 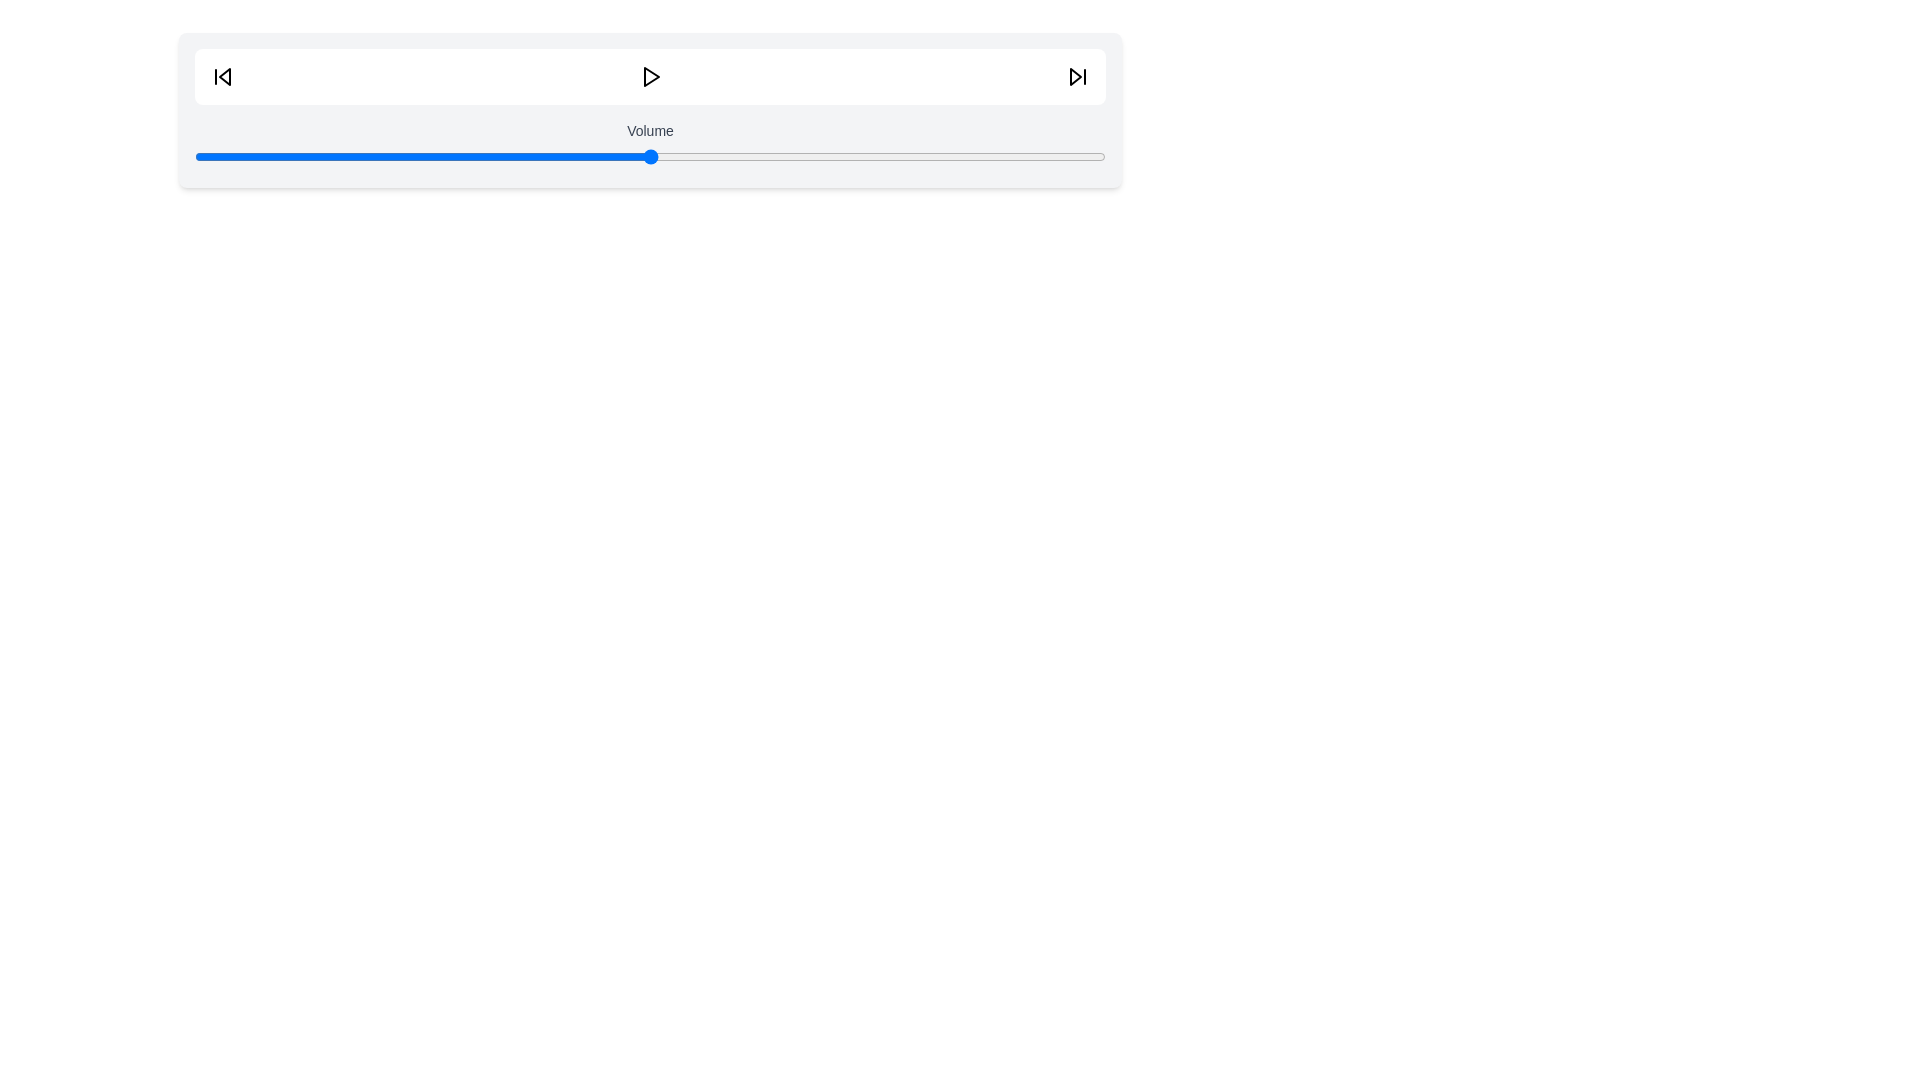 I want to click on the volume, so click(x=705, y=156).